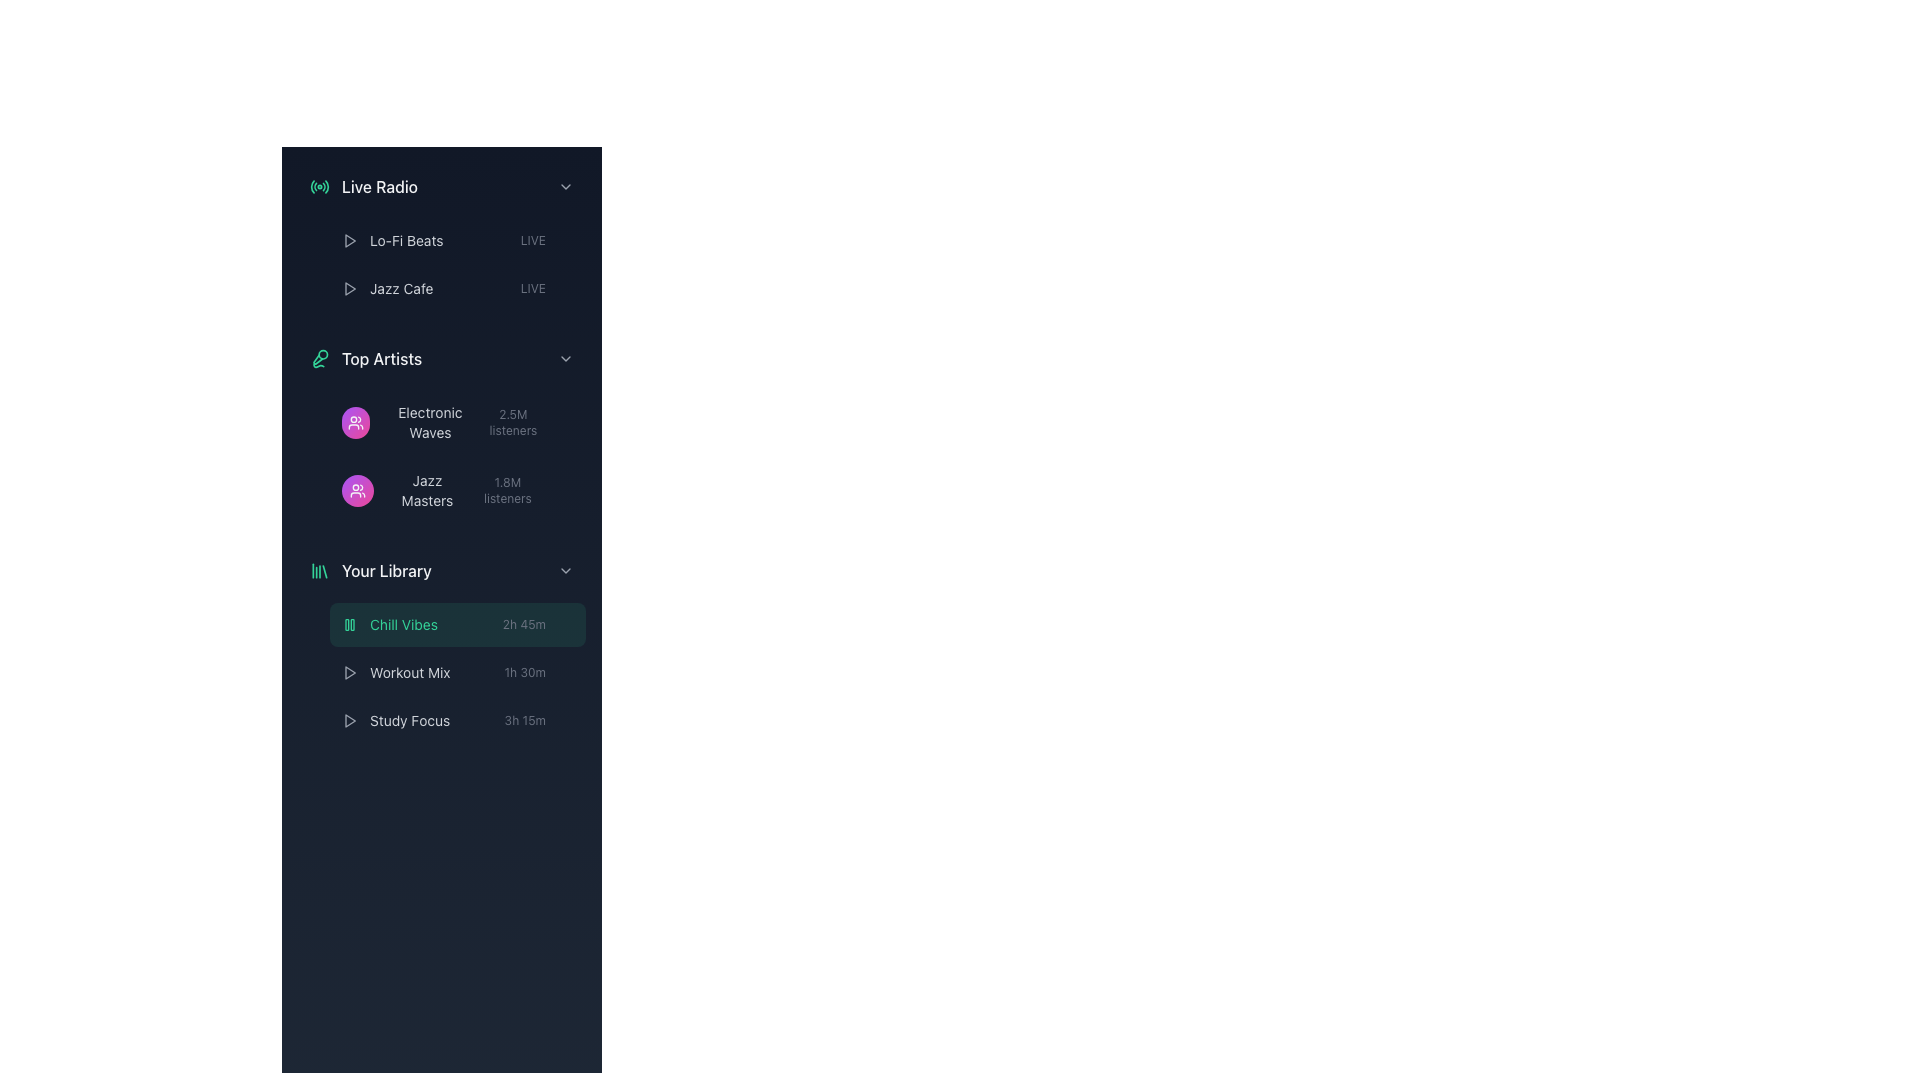  Describe the element at coordinates (400, 289) in the screenshot. I see `the 'Jazz Cafe' label, which is located in the 'Live Radio' section beneath the 'Lo-Fi Beats' entry, displaying information about a live radio station` at that location.